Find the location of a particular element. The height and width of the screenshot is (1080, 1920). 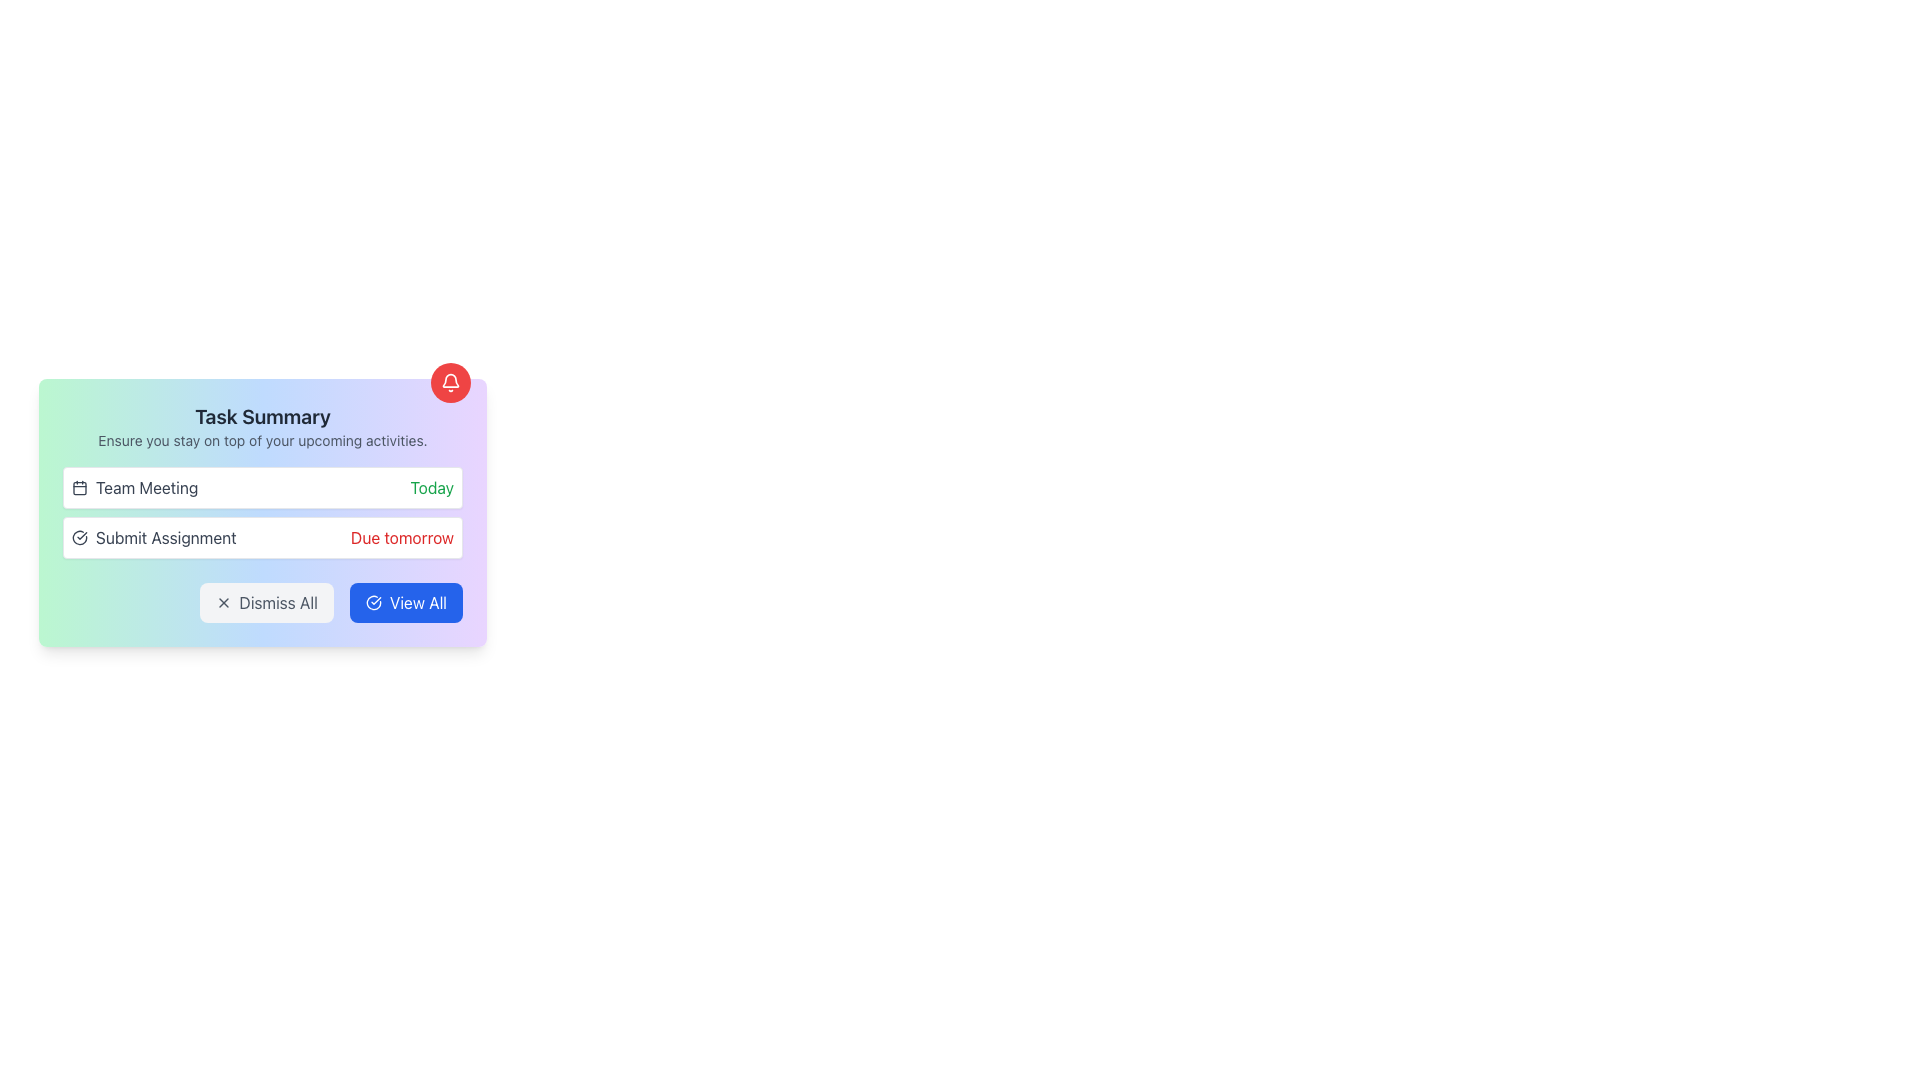

the blue checkmark icon encased in a circle, located to the left of the 'View All' text label within the button at the bottom-right corner of the task summary card is located at coordinates (373, 601).